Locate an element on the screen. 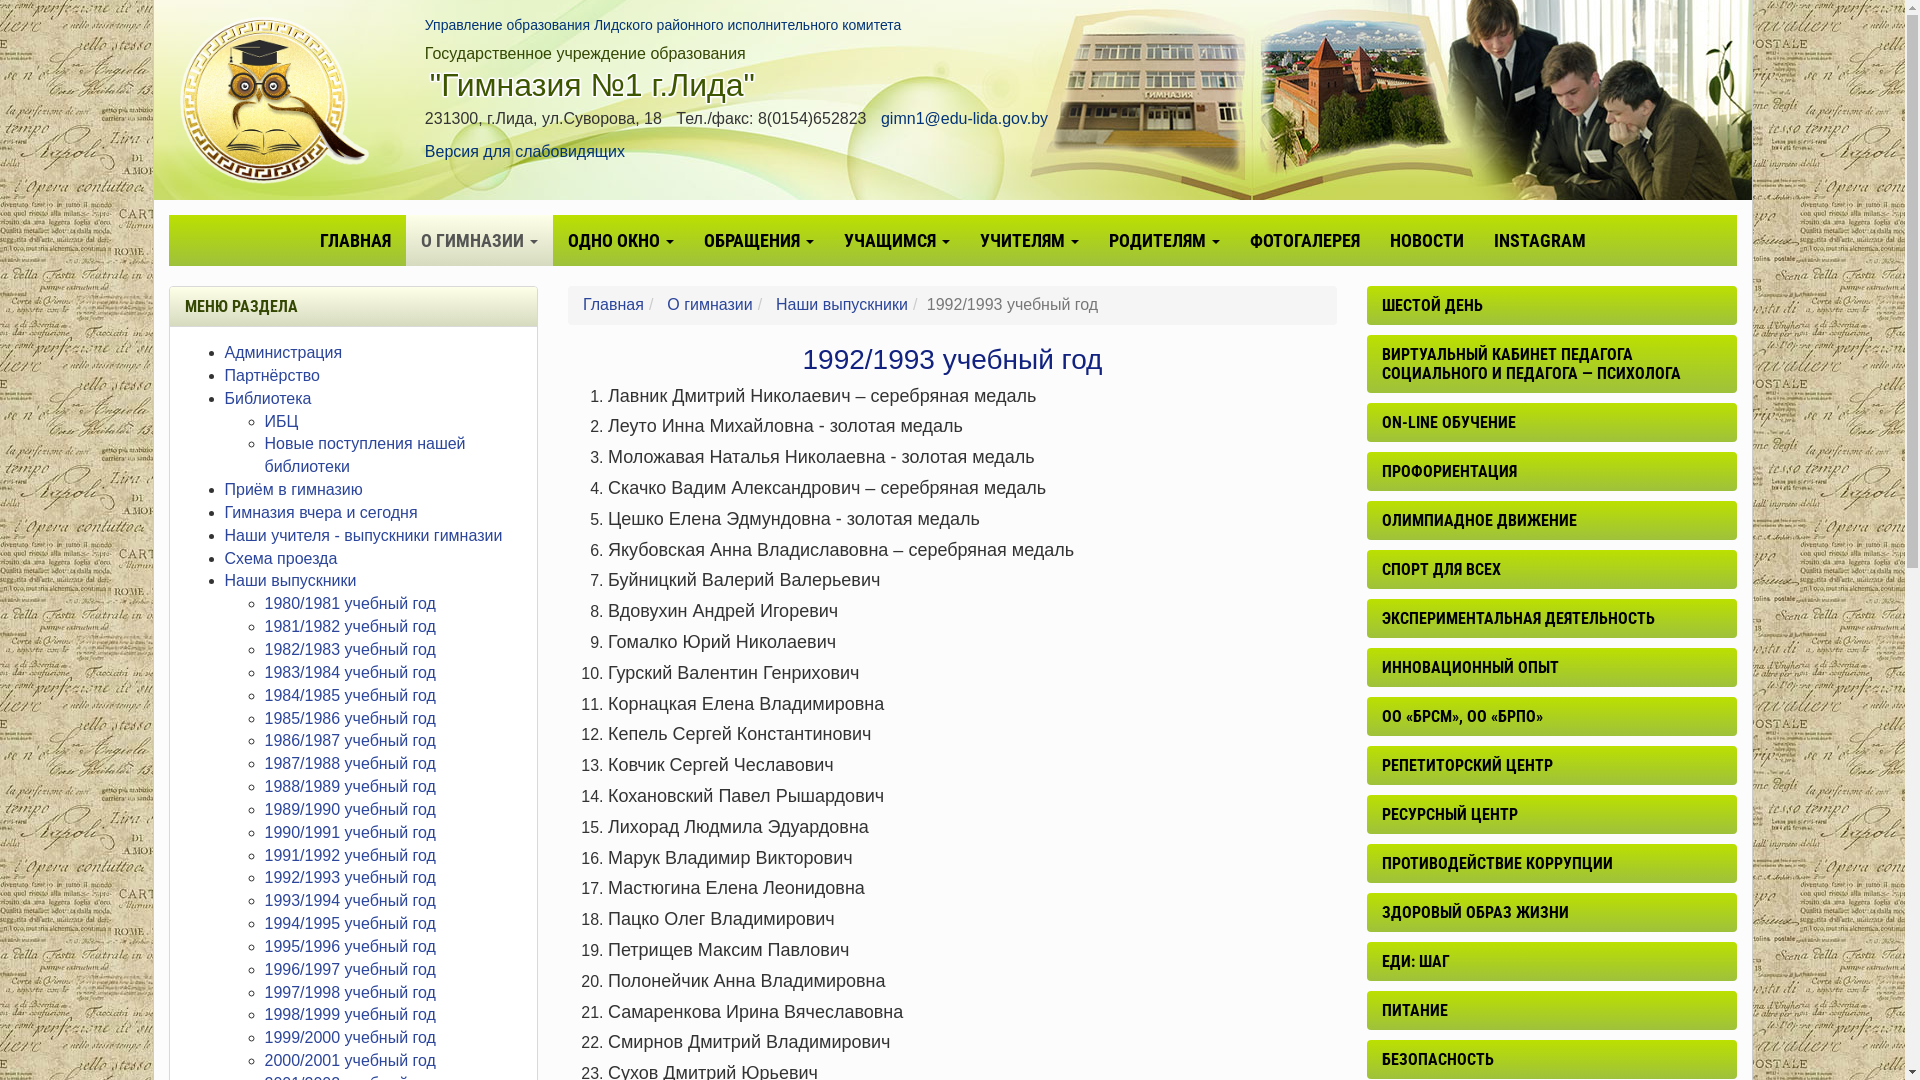  'gimn1@edu-lida.gov.by' is located at coordinates (964, 118).